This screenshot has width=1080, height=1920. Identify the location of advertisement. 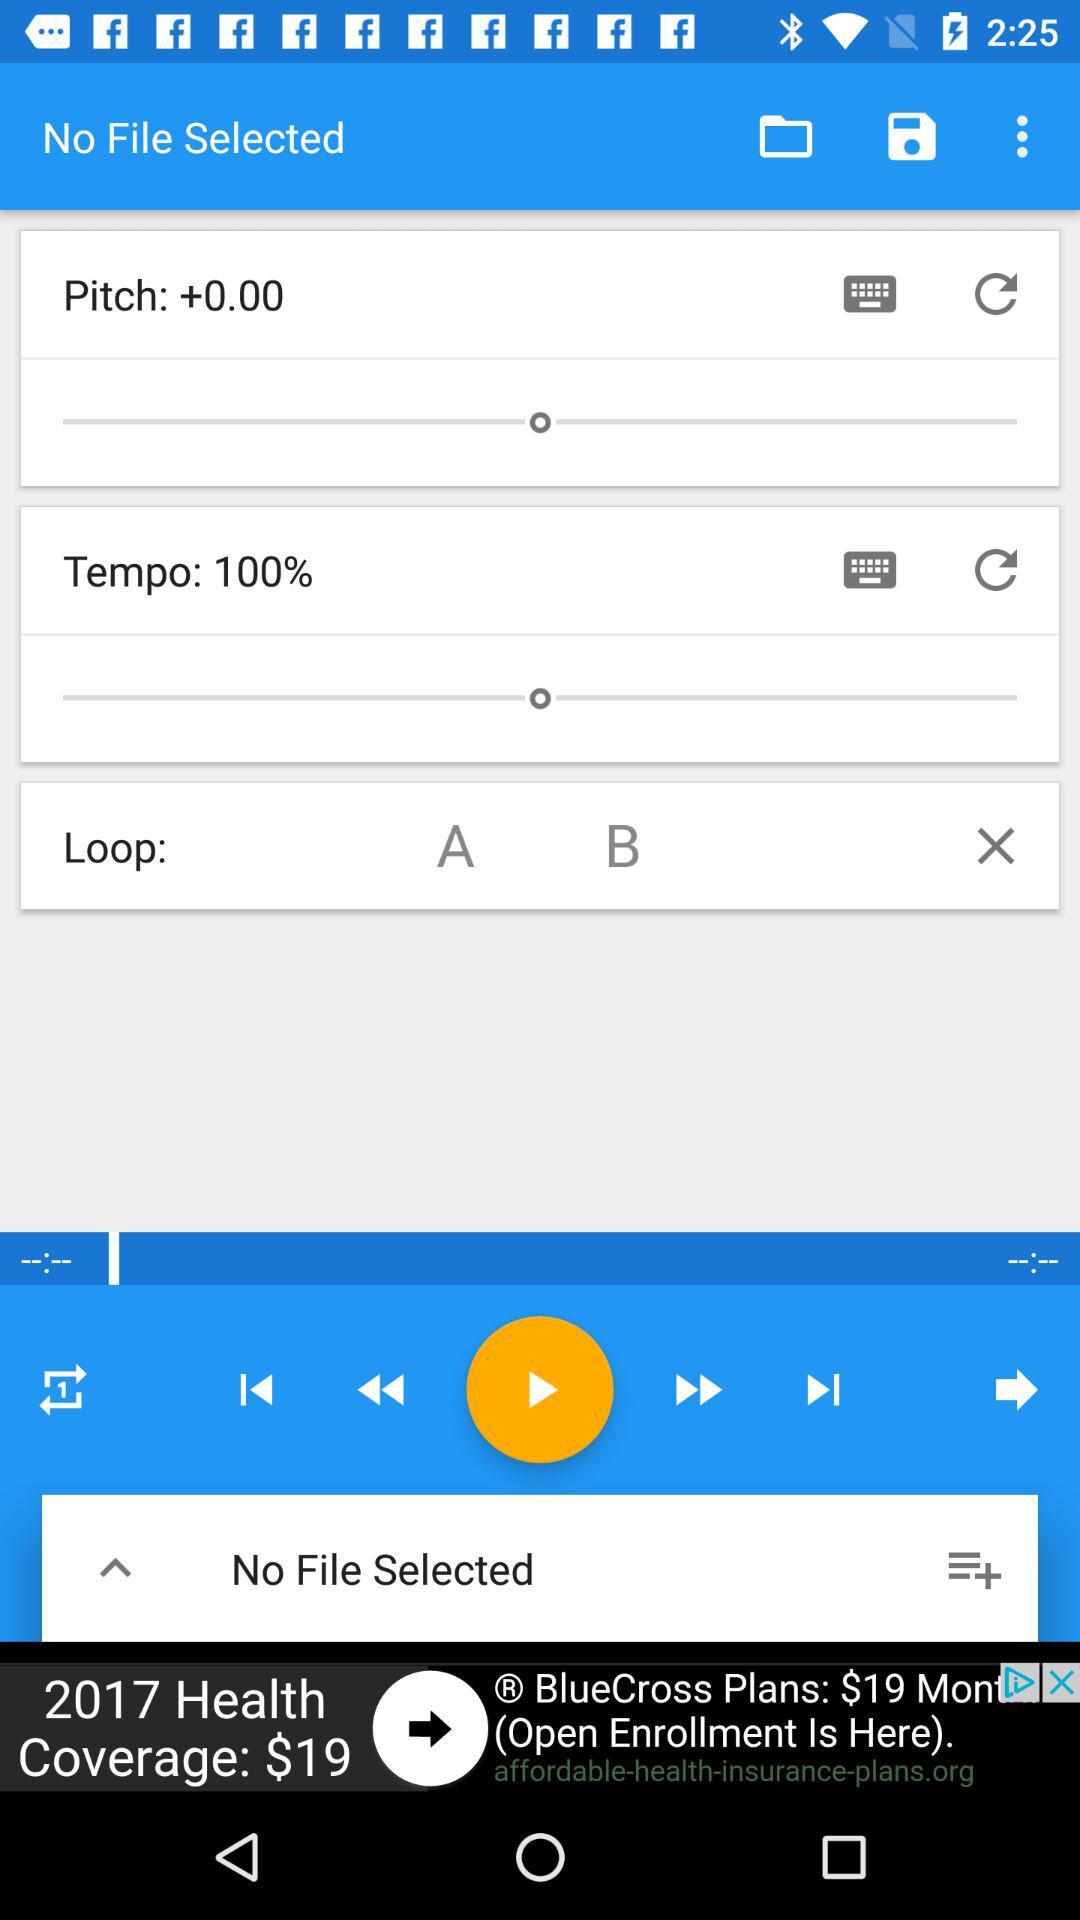
(540, 1727).